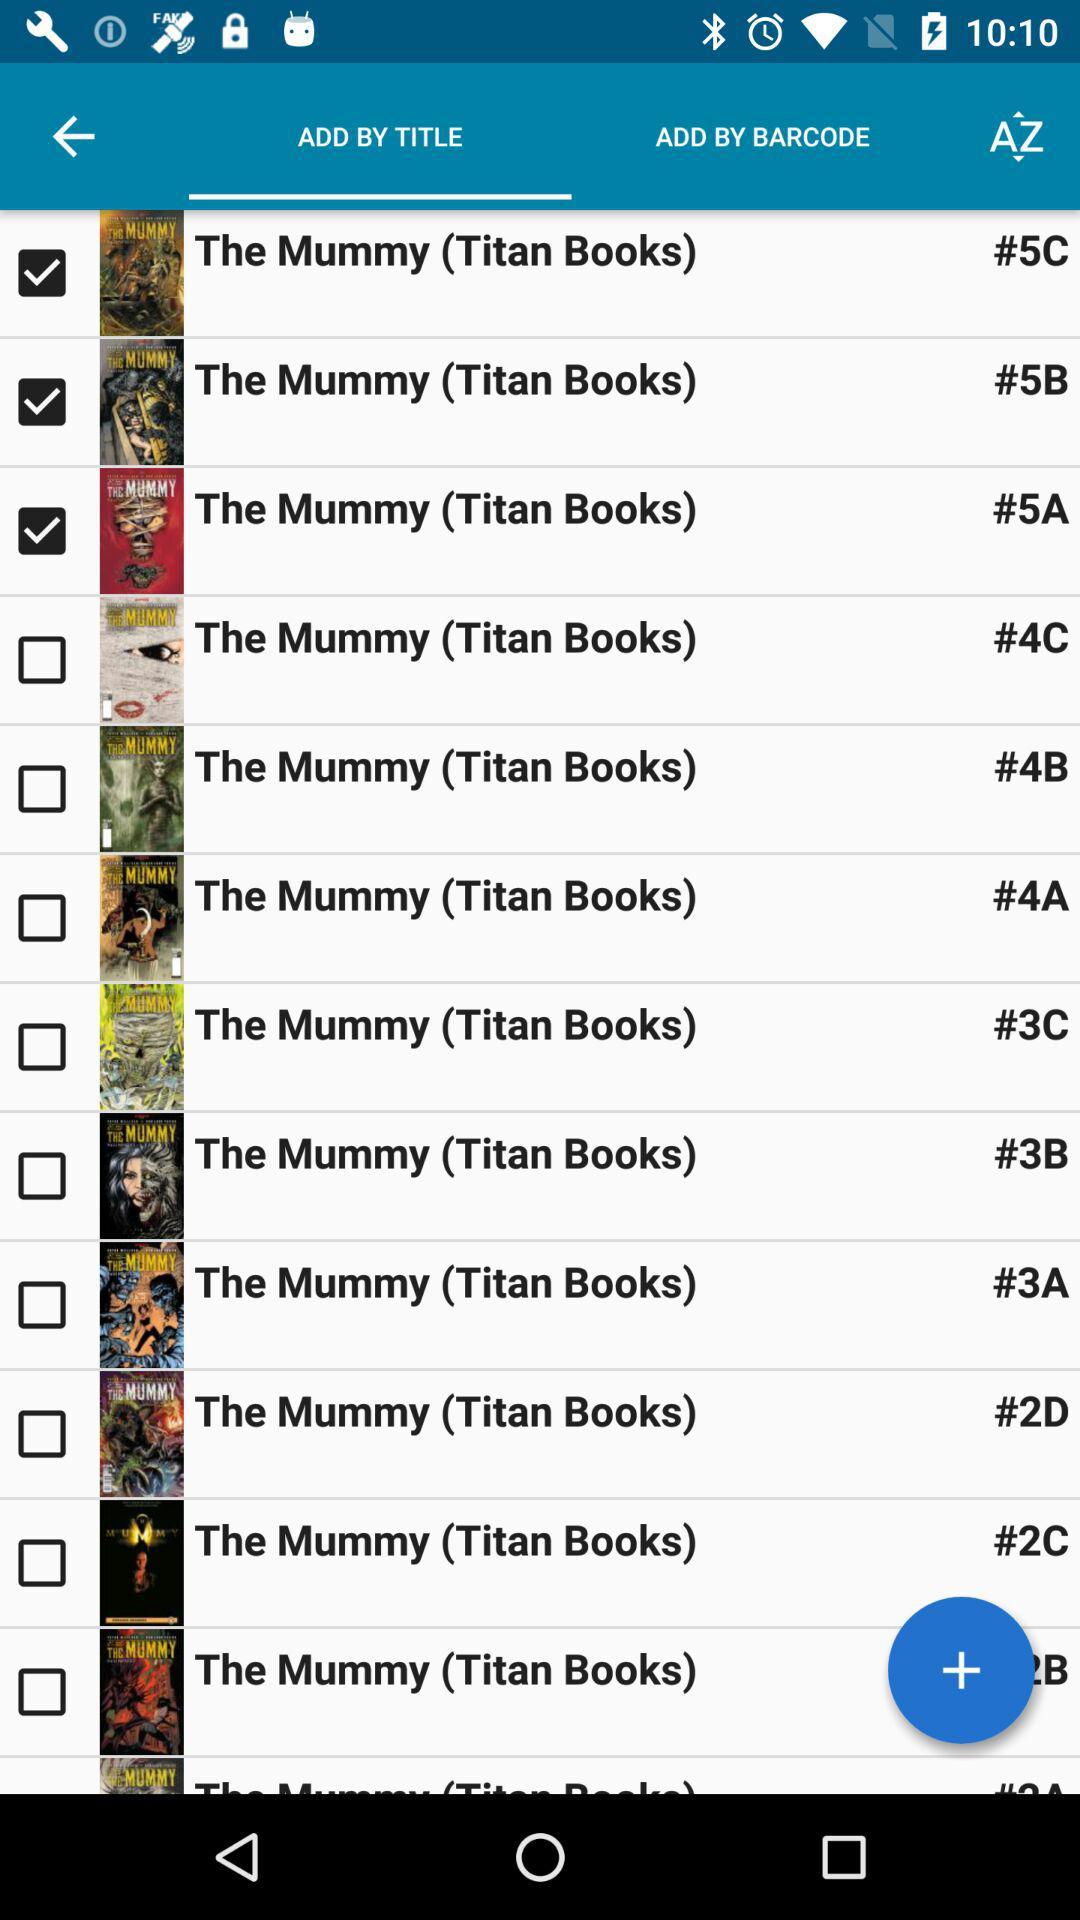 The width and height of the screenshot is (1080, 1920). Describe the element at coordinates (48, 787) in the screenshot. I see `this product` at that location.